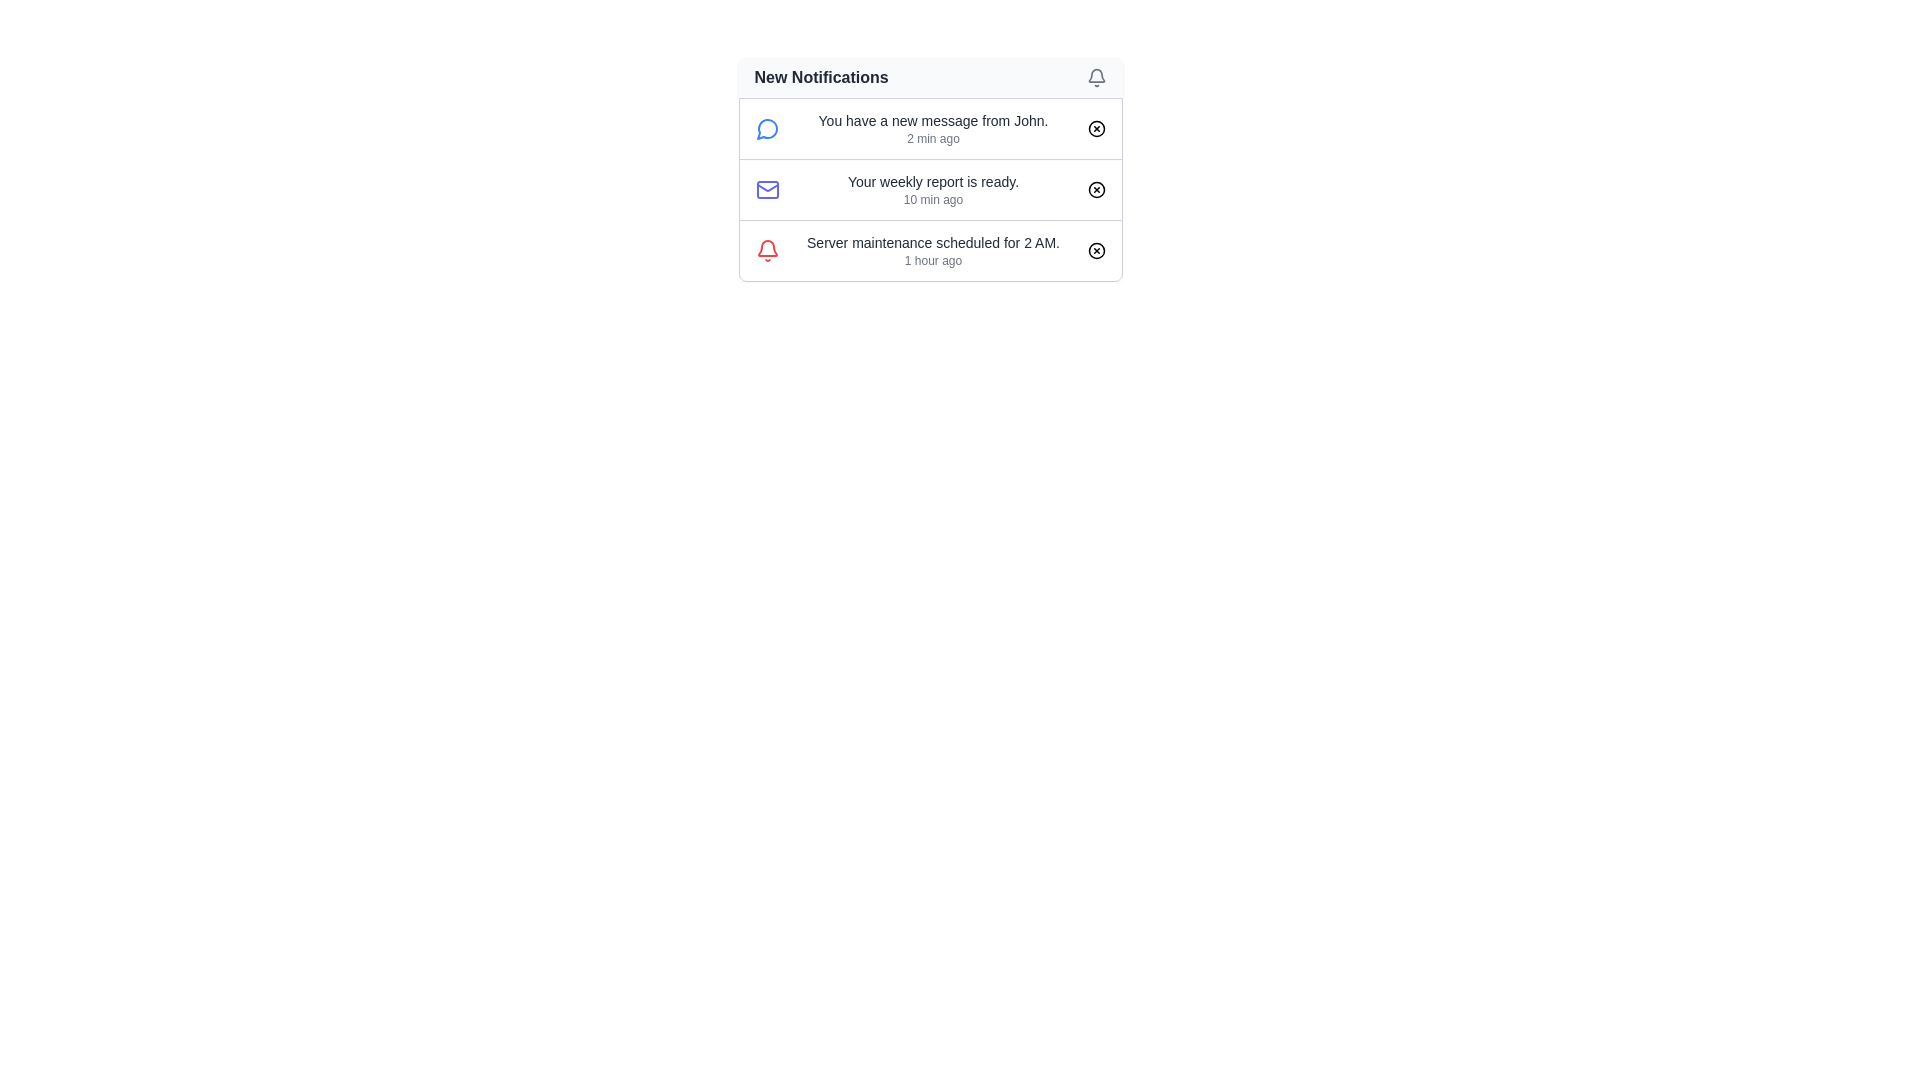  I want to click on the notification text 'Server maintenance scheduled for 2 AM.' which is the third notification in the list, located to the right of a red bell icon, so click(932, 249).